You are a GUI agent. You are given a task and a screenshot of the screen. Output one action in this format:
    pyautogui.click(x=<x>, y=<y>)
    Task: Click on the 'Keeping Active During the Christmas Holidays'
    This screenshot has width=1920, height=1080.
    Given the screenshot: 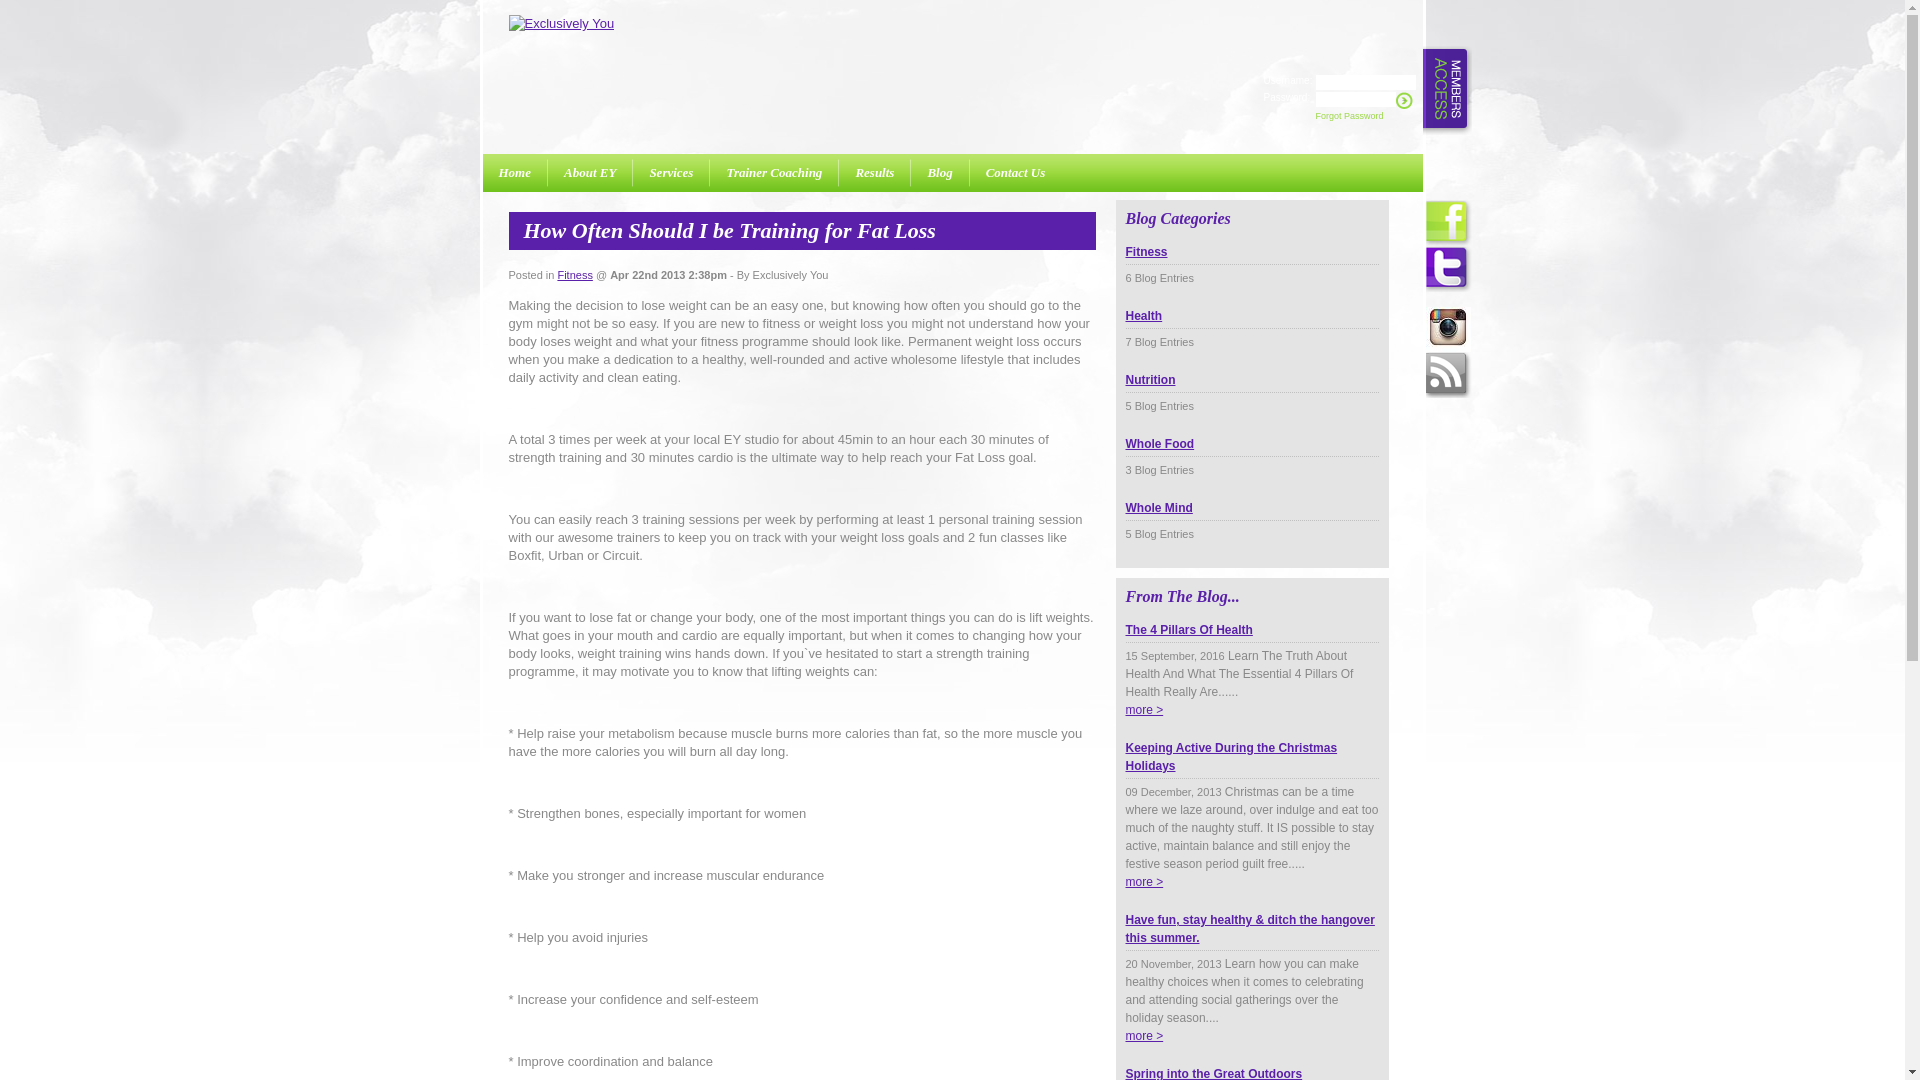 What is the action you would take?
    pyautogui.click(x=1251, y=767)
    